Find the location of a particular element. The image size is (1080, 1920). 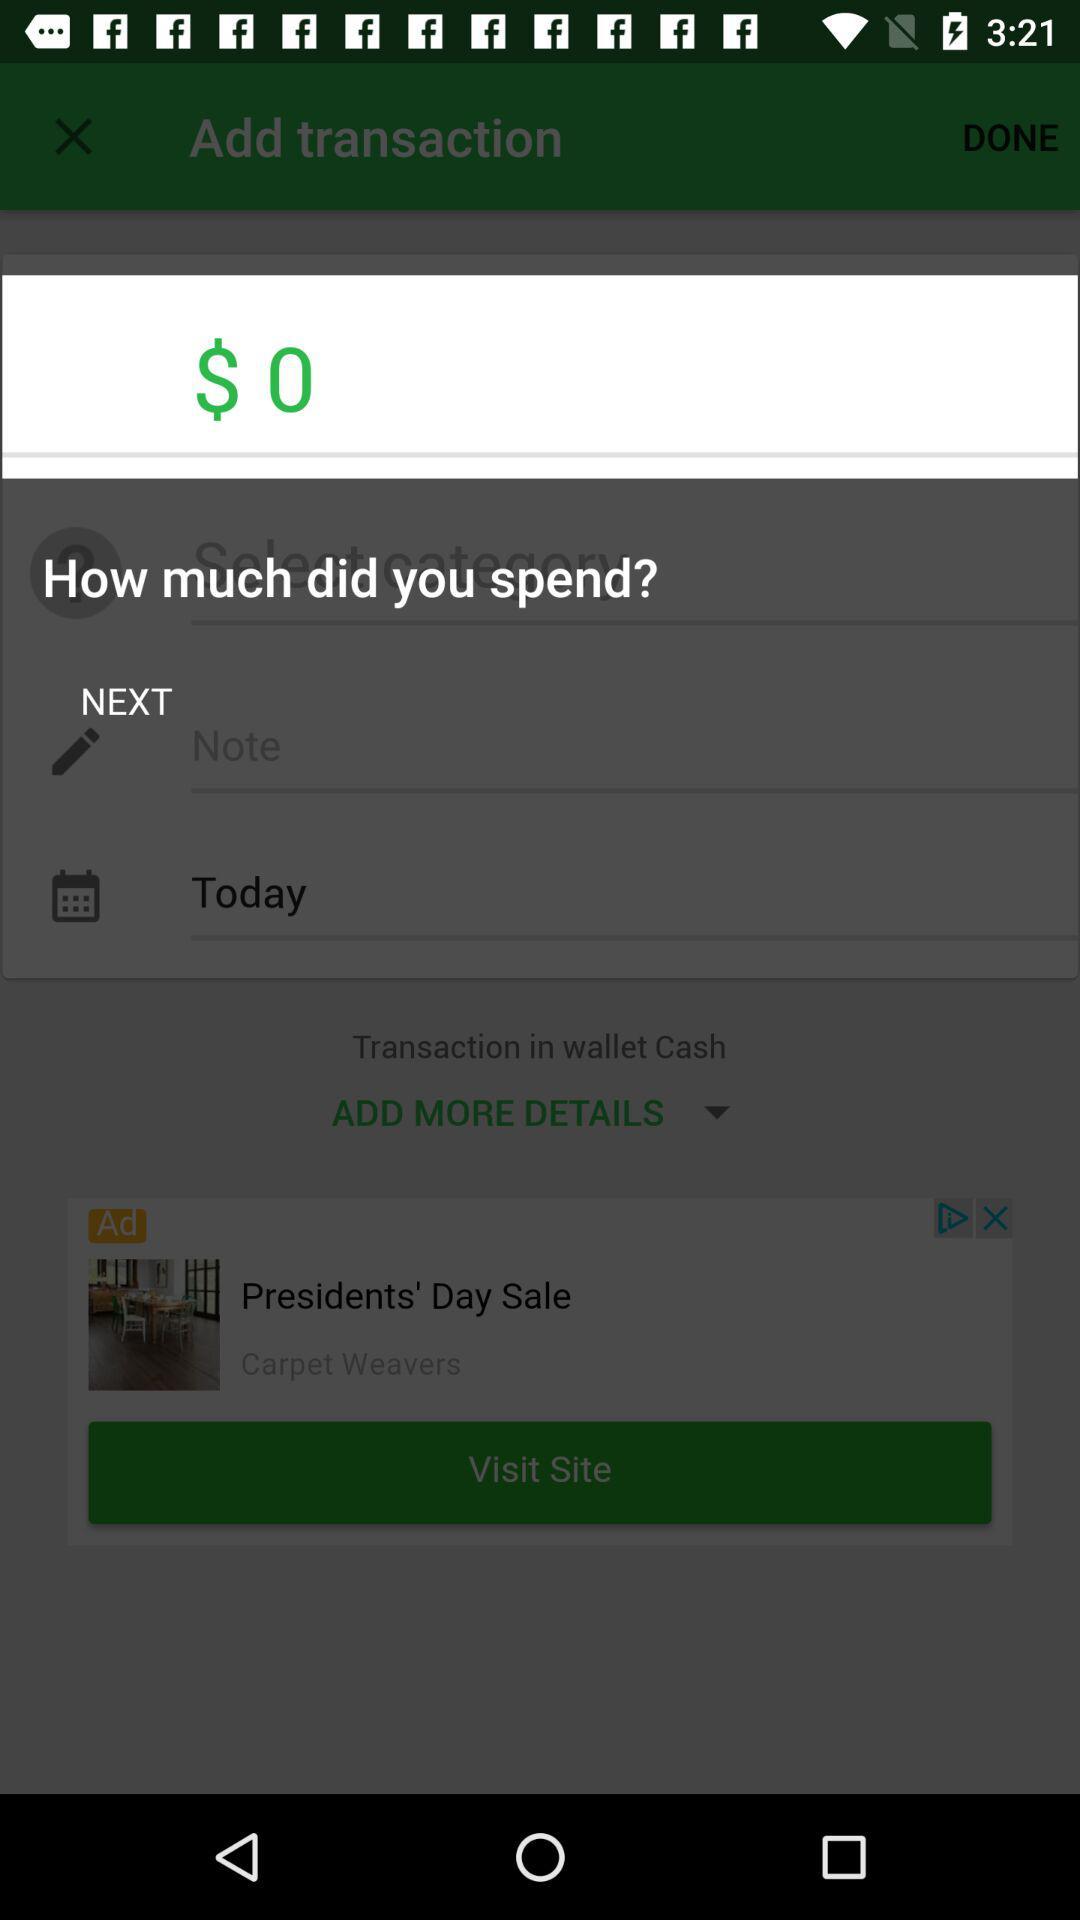

done at the top right corner is located at coordinates (1010, 135).